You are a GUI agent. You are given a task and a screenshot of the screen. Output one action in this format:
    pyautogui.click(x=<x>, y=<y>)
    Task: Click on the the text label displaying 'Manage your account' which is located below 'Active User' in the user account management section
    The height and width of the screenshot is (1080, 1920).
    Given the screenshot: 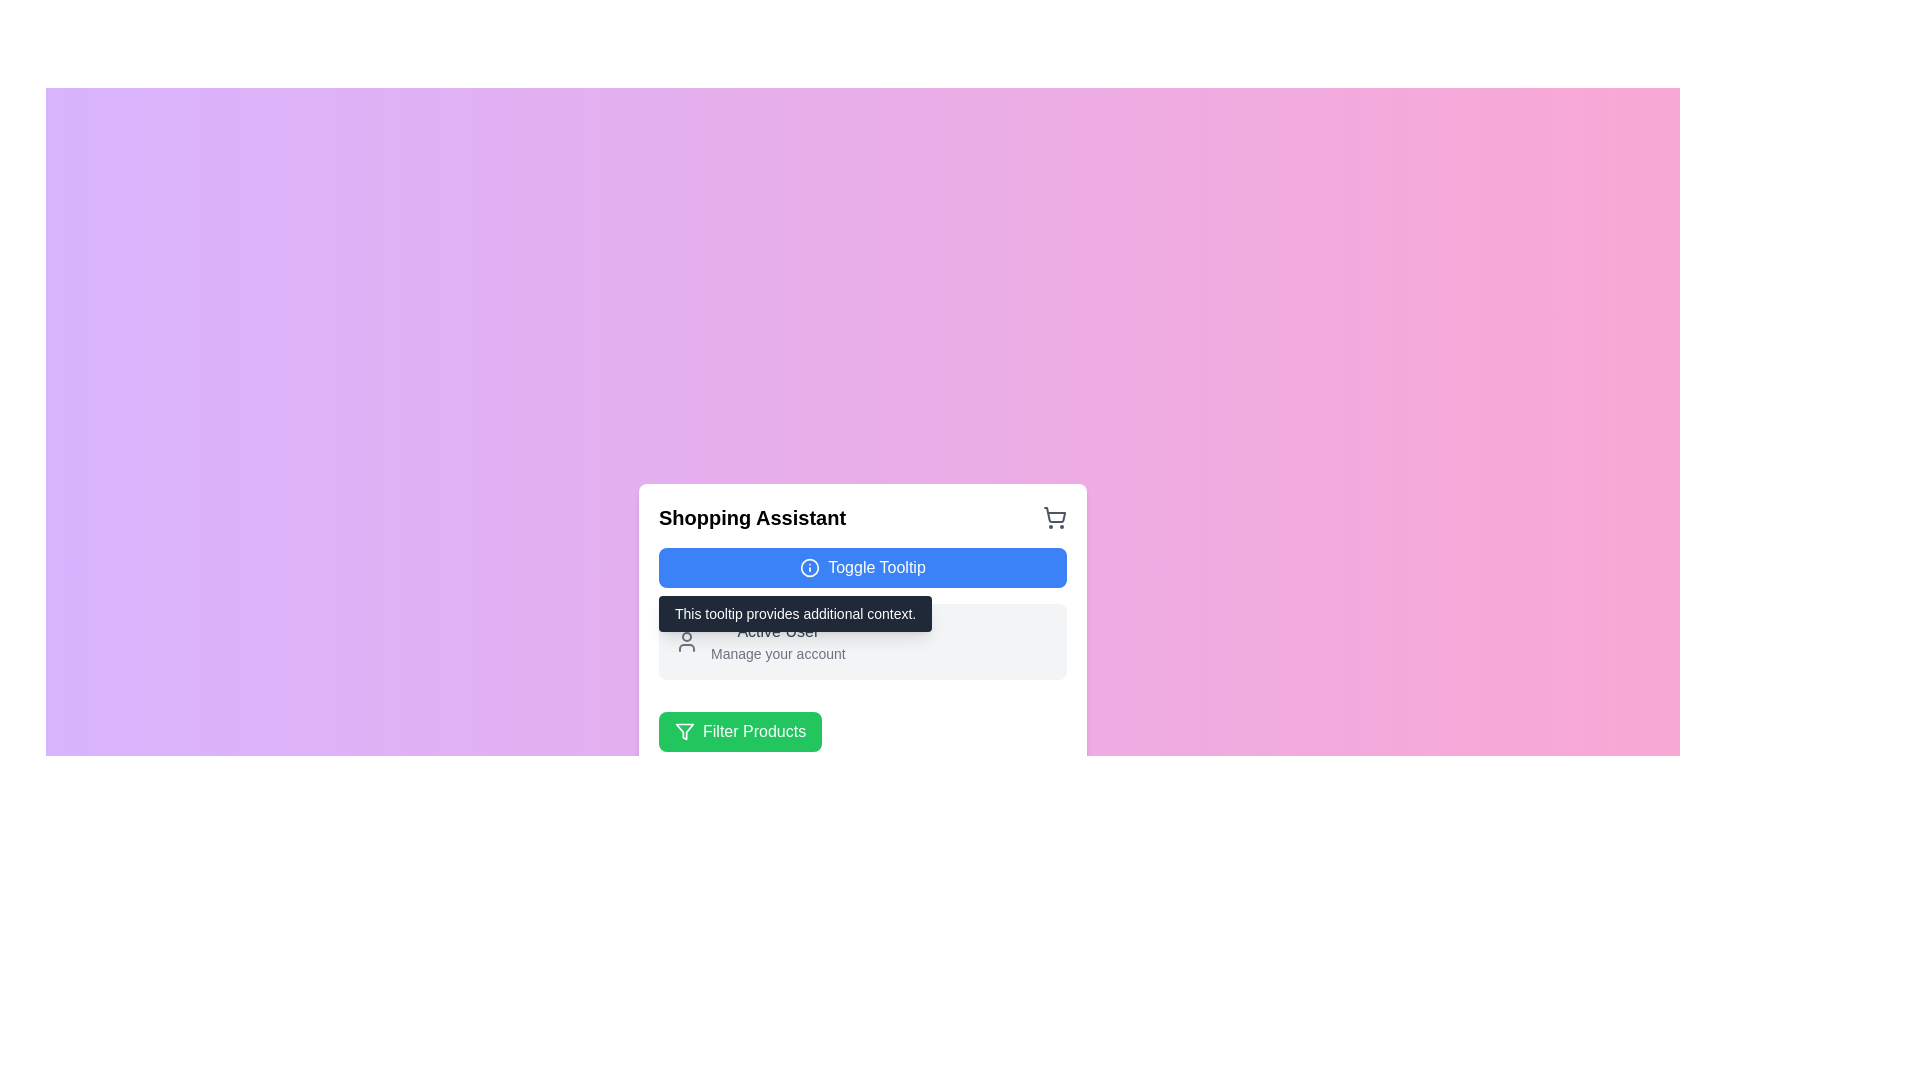 What is the action you would take?
    pyautogui.click(x=777, y=654)
    